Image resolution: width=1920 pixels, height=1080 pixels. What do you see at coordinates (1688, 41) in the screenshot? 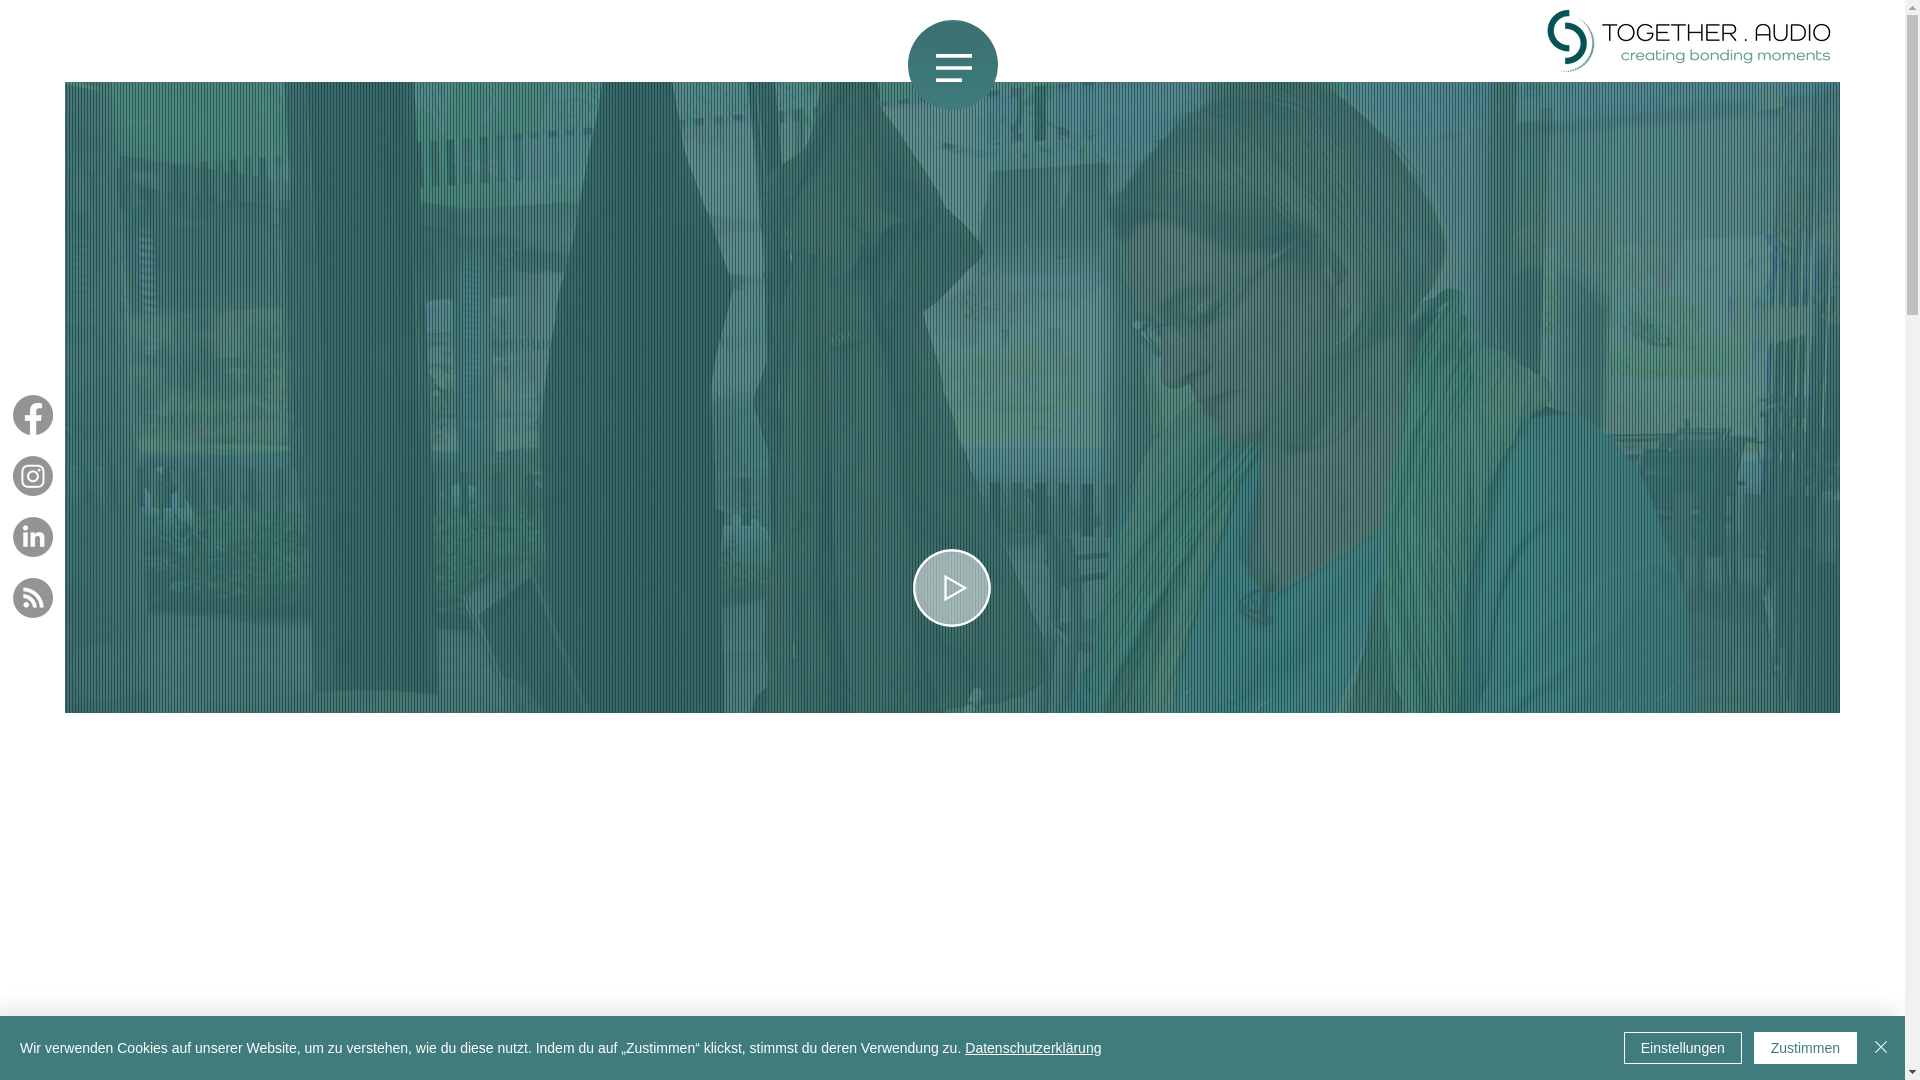
I see `'TA-LOGO TEXT.png'` at bounding box center [1688, 41].